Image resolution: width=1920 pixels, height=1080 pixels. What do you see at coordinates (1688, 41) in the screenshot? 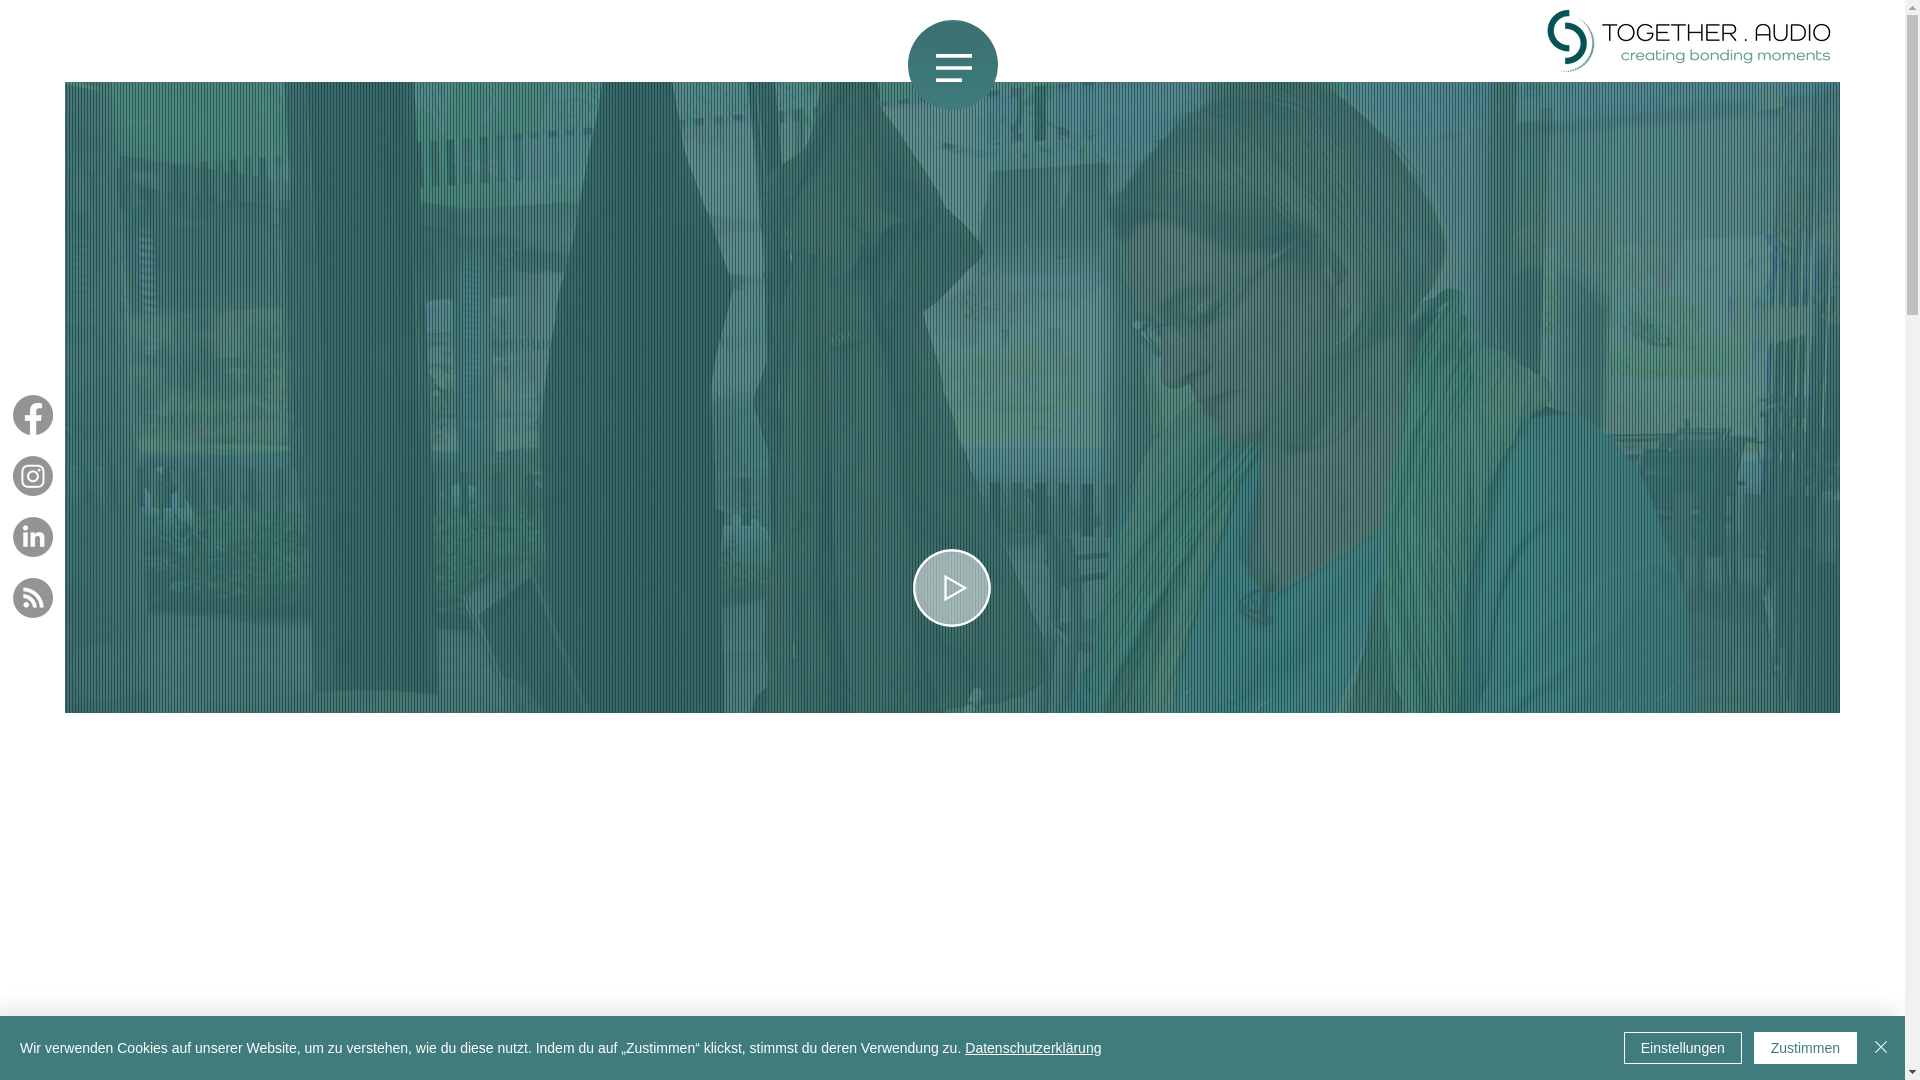
I see `'TA-LOGO TEXT.png'` at bounding box center [1688, 41].